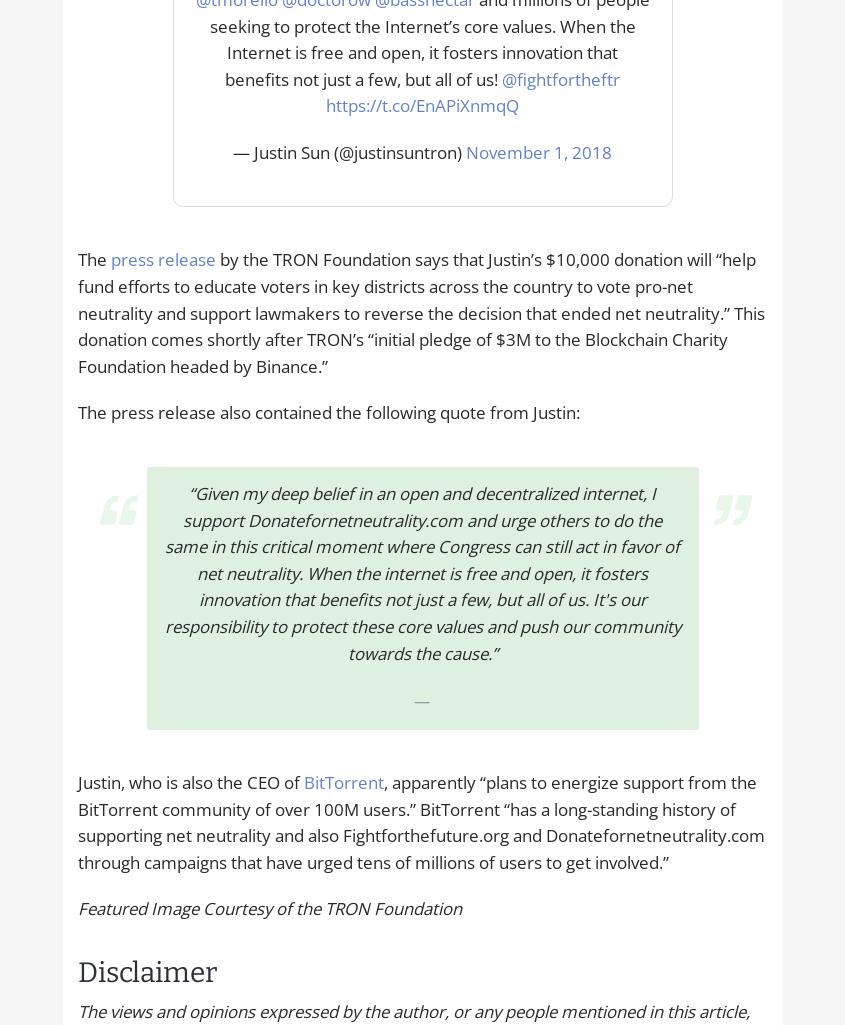 This screenshot has width=845, height=1025. Describe the element at coordinates (189, 781) in the screenshot. I see `'Justin, who is also the CEO of'` at that location.